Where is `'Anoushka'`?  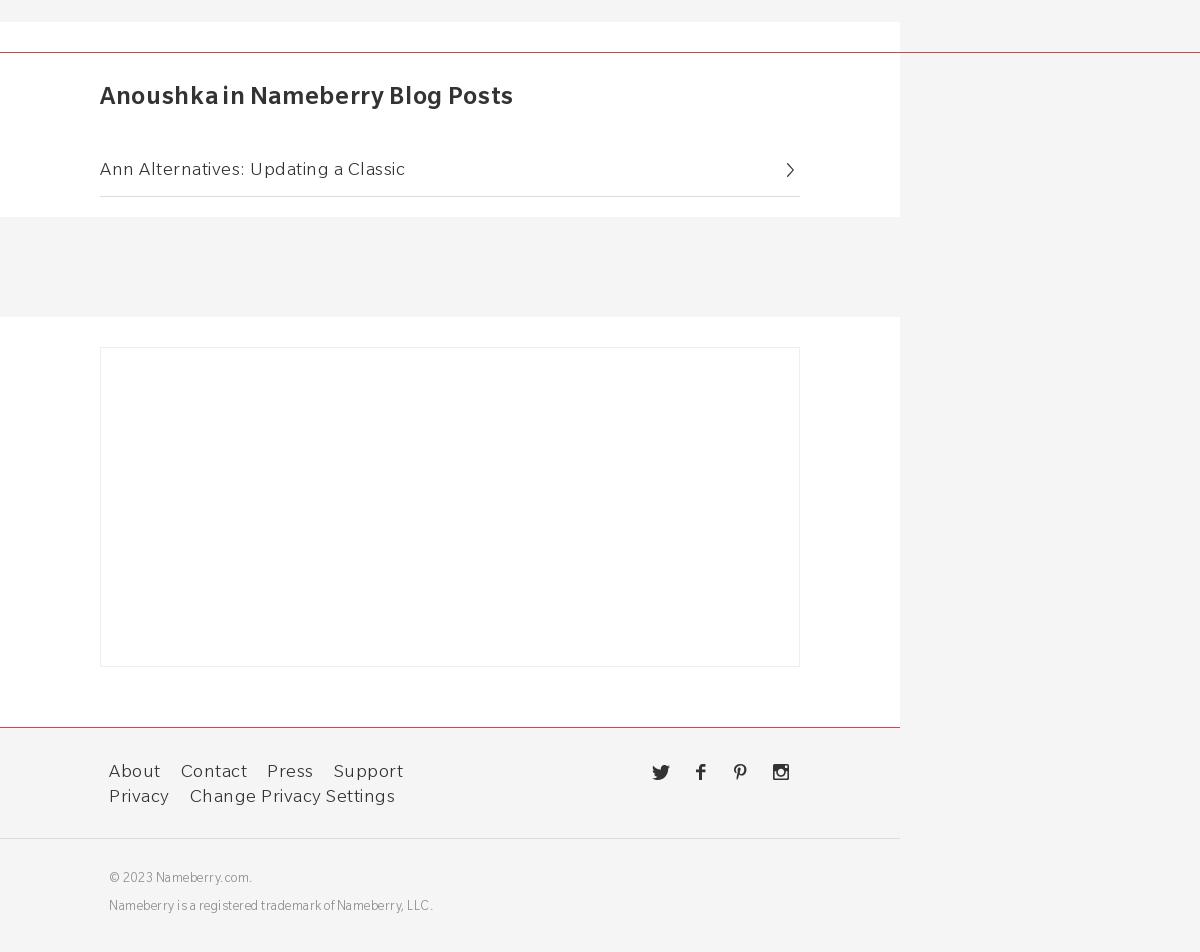
'Anoushka' is located at coordinates (158, 95).